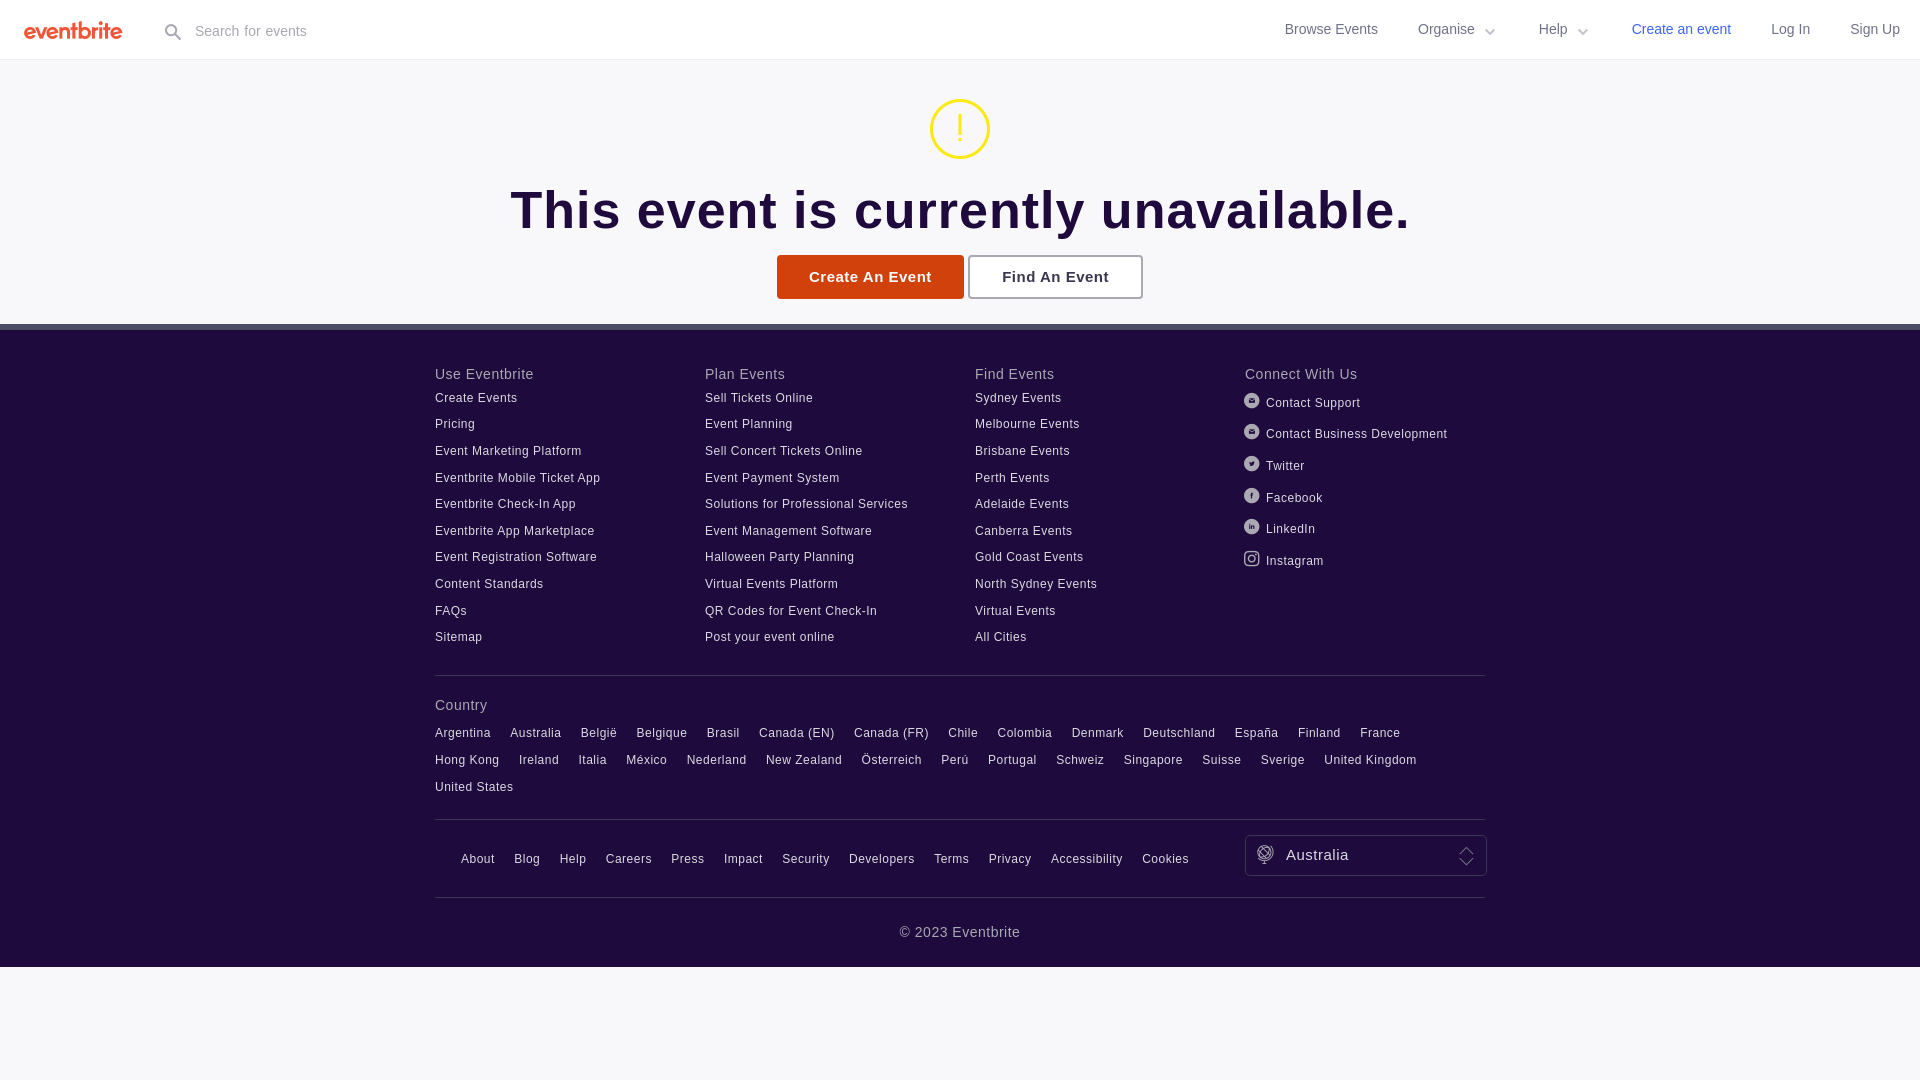 The height and width of the screenshot is (1080, 1920). What do you see at coordinates (747, 423) in the screenshot?
I see `'Event Planning'` at bounding box center [747, 423].